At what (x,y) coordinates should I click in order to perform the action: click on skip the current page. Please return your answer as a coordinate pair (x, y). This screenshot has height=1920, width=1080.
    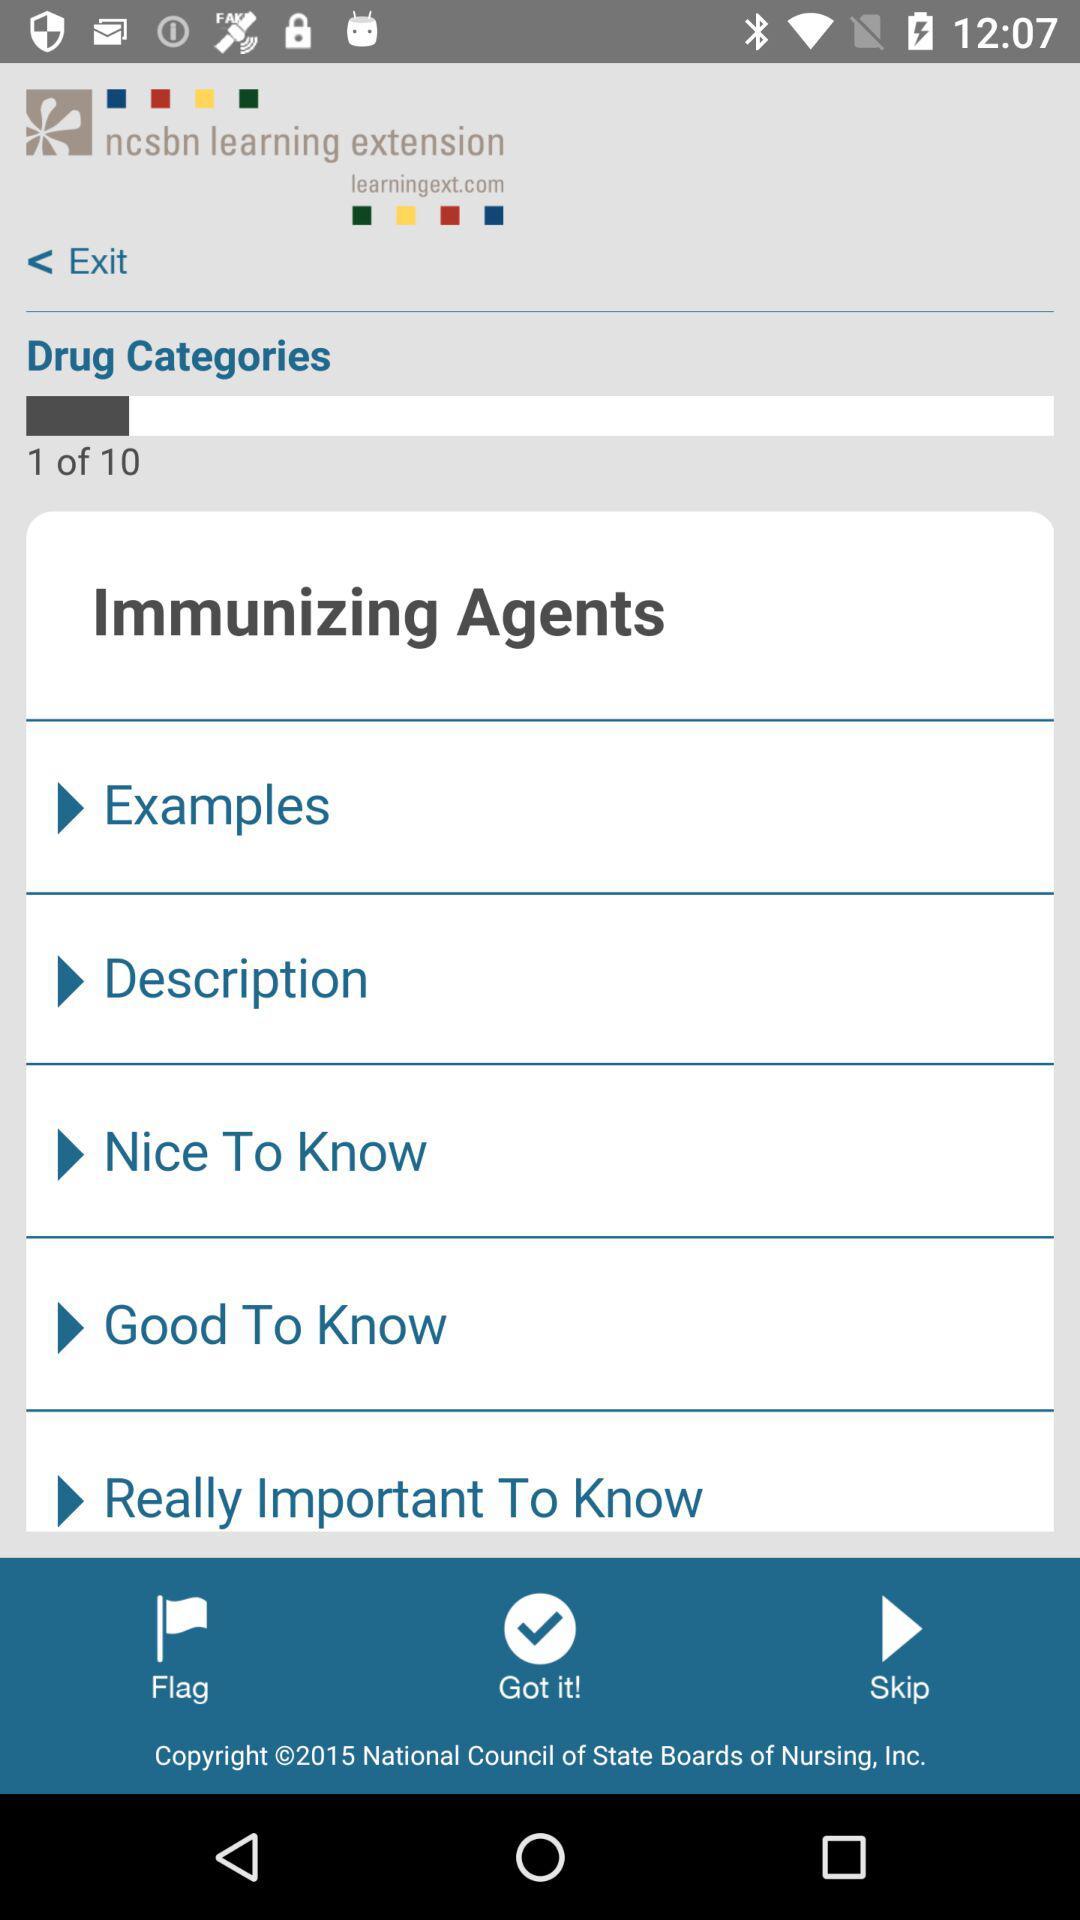
    Looking at the image, I should click on (898, 1646).